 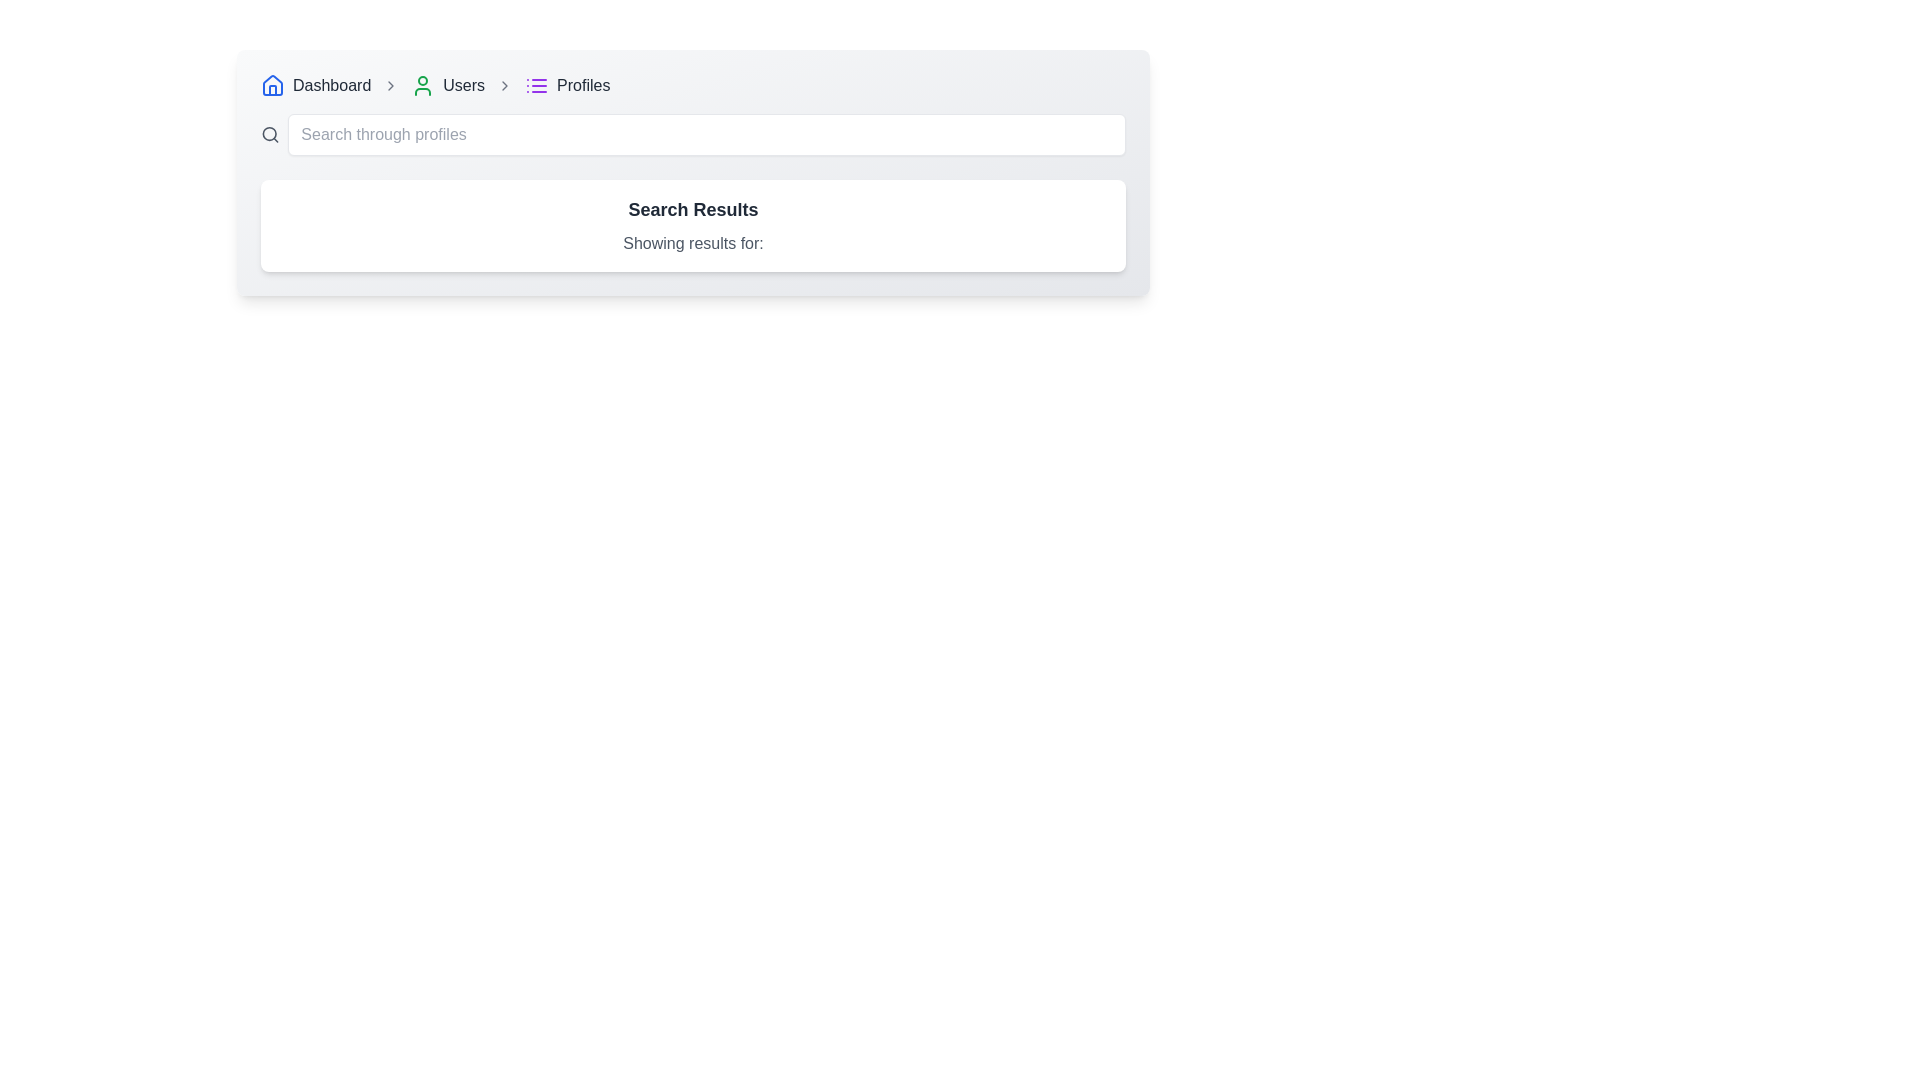 I want to click on the user silhouette icon with a green outline located next to the text 'Users' in the breadcrumb navigation bar, so click(x=422, y=84).